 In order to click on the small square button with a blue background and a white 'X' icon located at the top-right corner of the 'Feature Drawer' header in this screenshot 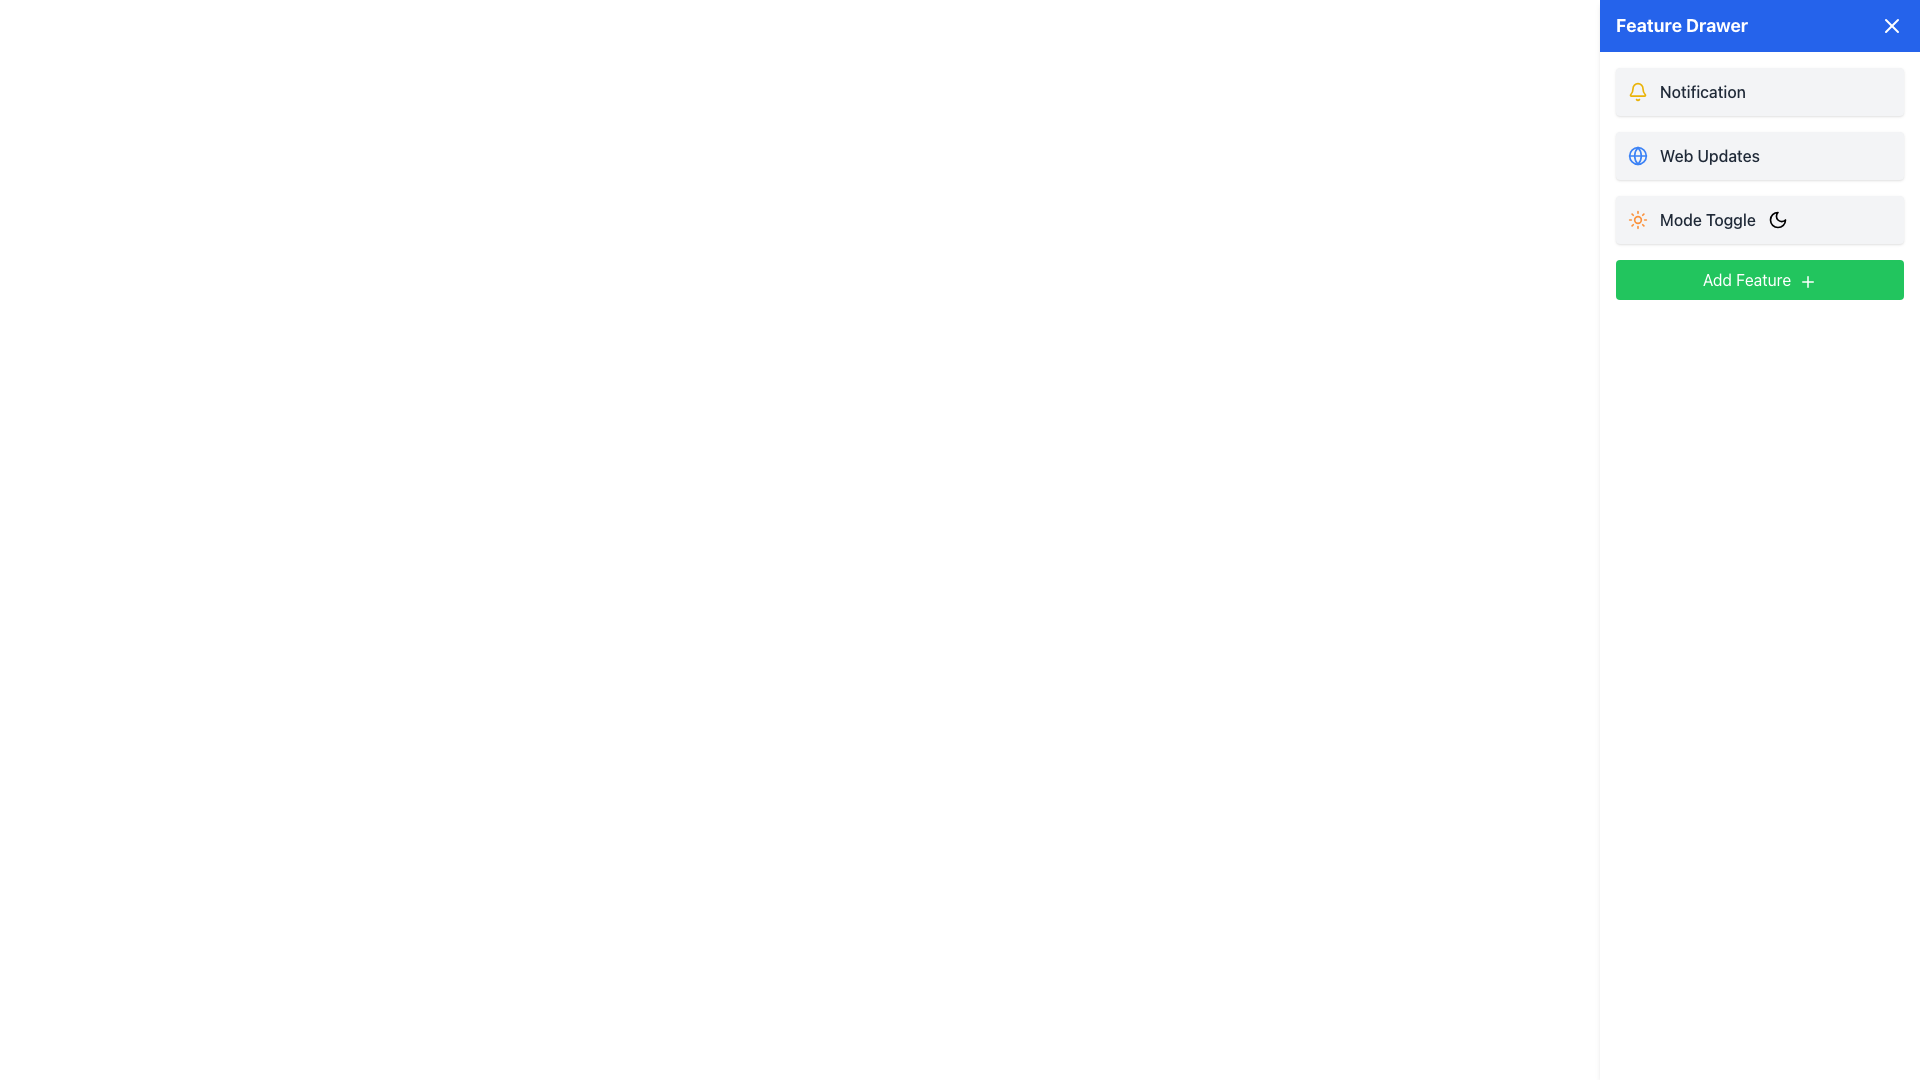, I will do `click(1890, 26)`.